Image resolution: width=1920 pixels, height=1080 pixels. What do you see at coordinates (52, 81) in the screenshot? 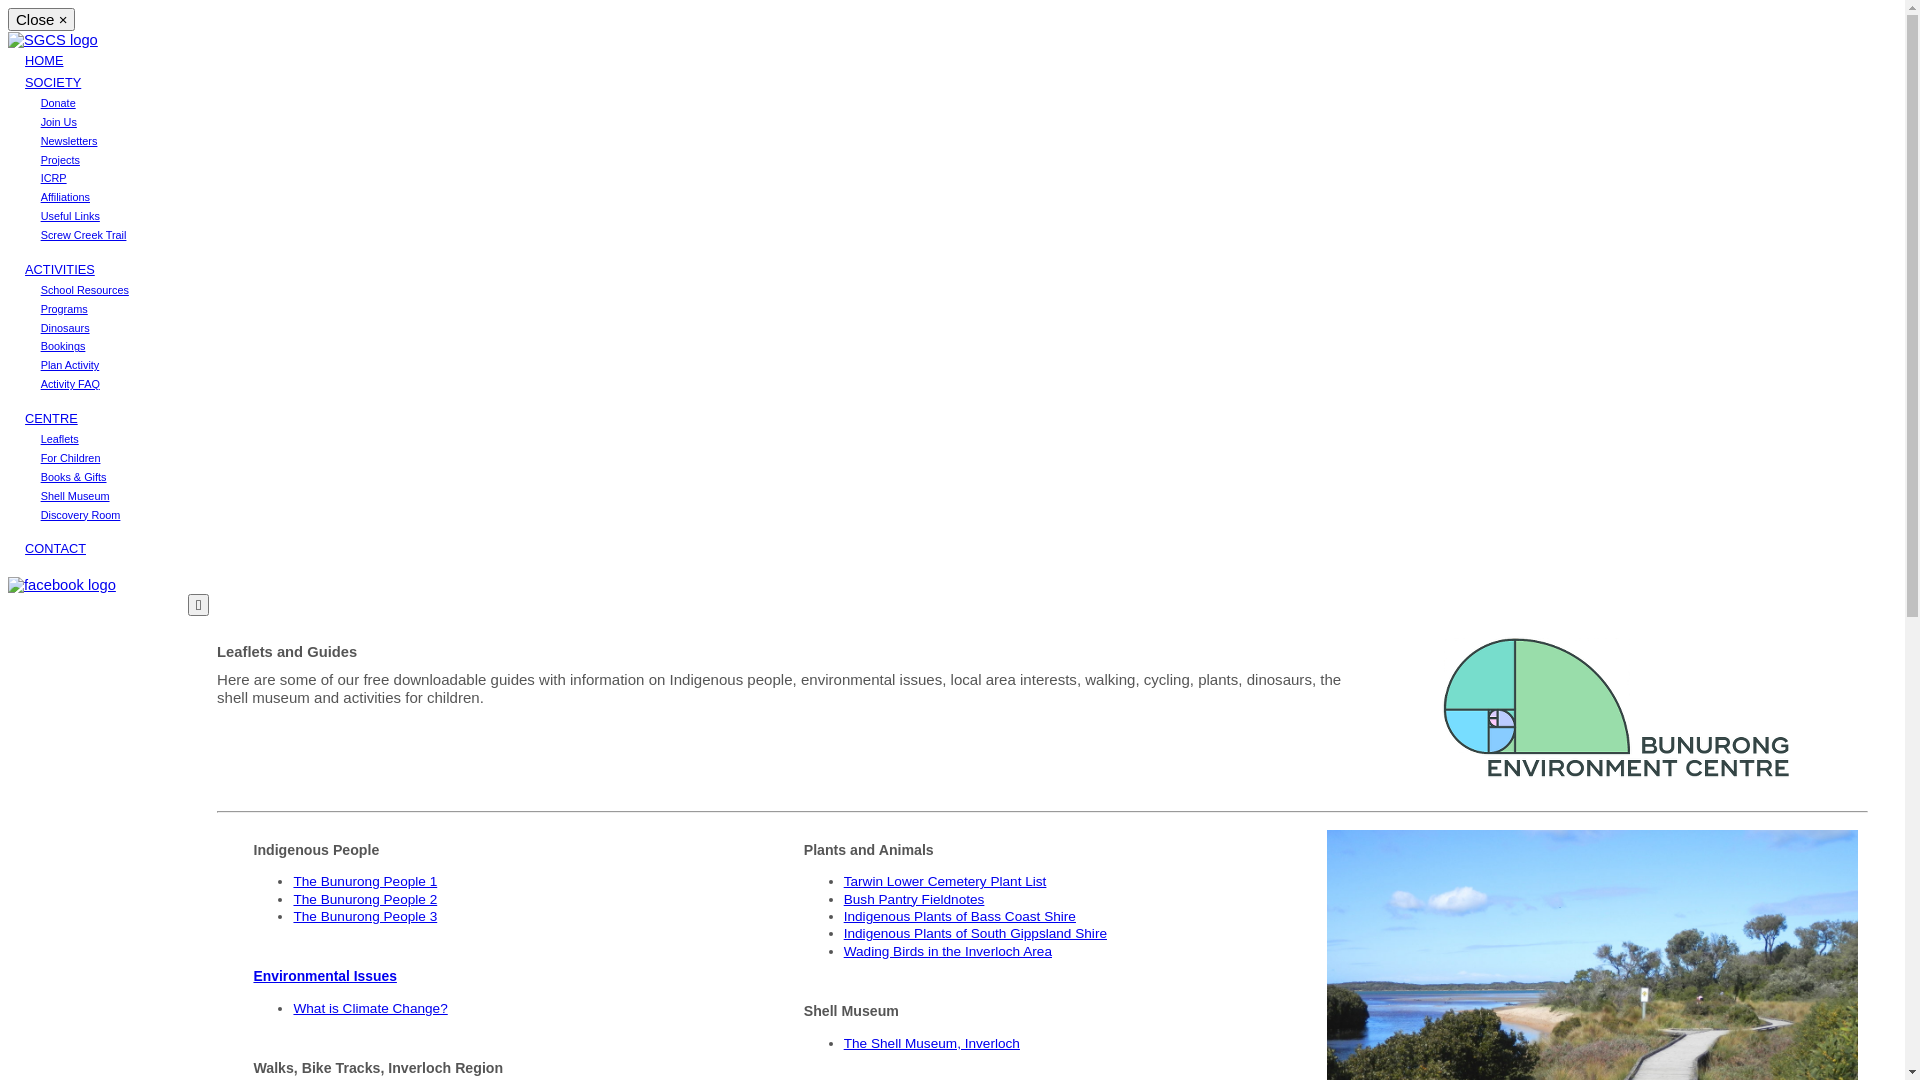
I see `'SOCIETY'` at bounding box center [52, 81].